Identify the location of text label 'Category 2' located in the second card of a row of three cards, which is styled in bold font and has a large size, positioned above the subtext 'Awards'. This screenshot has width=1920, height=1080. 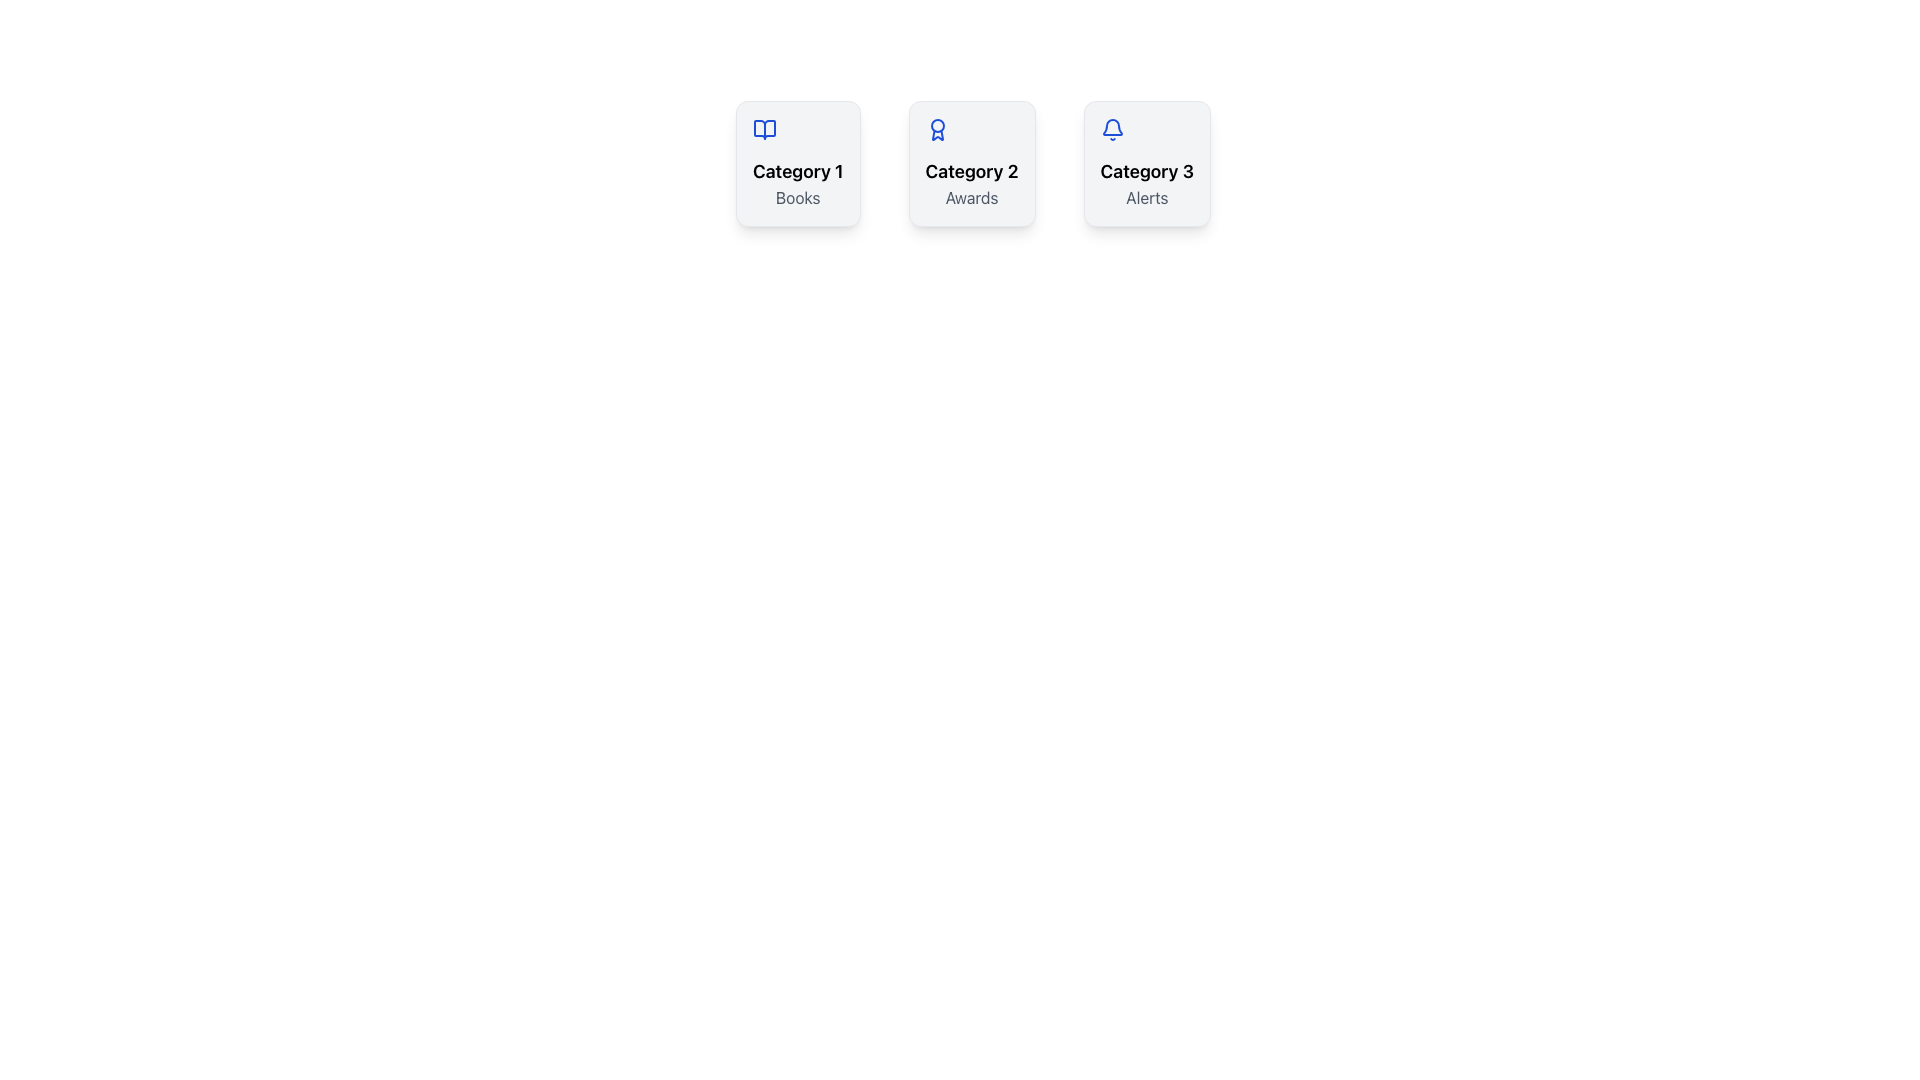
(972, 171).